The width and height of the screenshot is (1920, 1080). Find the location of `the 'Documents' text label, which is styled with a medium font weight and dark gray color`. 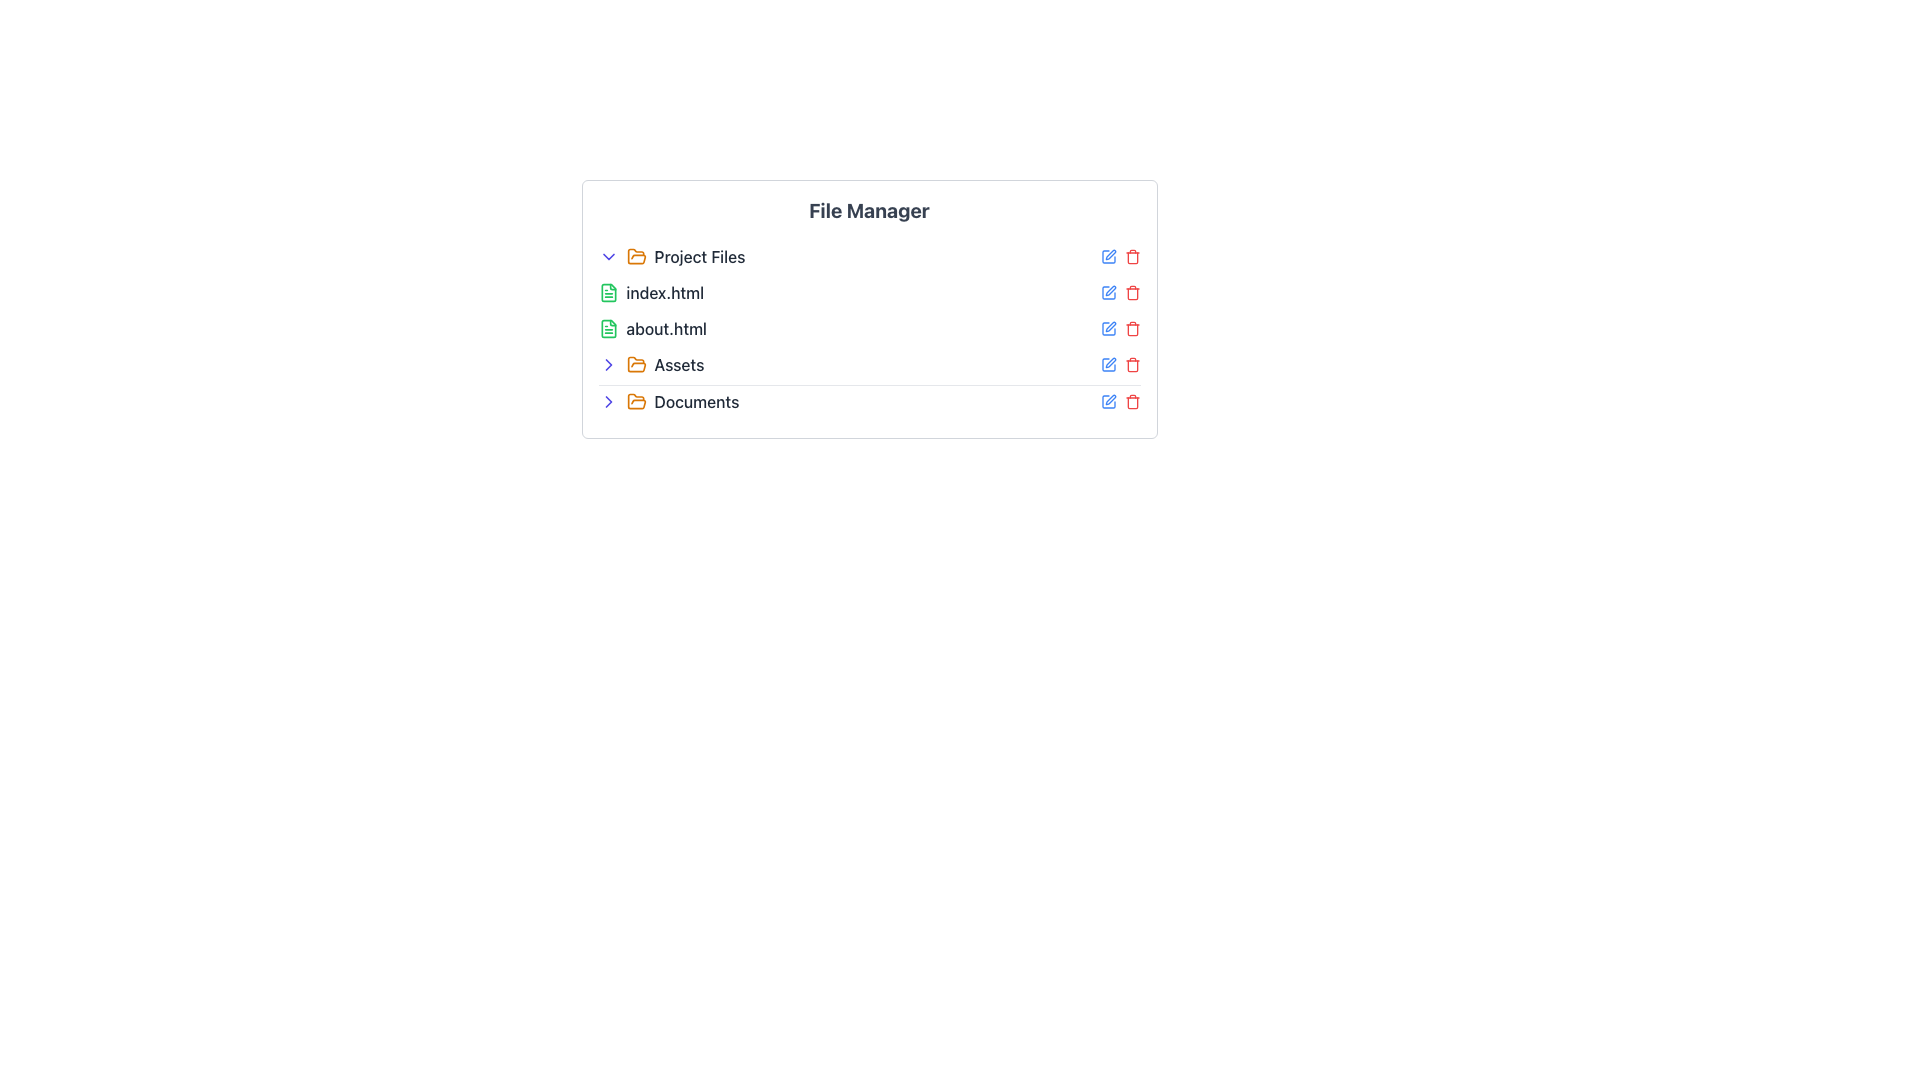

the 'Documents' text label, which is styled with a medium font weight and dark gray color is located at coordinates (696, 401).